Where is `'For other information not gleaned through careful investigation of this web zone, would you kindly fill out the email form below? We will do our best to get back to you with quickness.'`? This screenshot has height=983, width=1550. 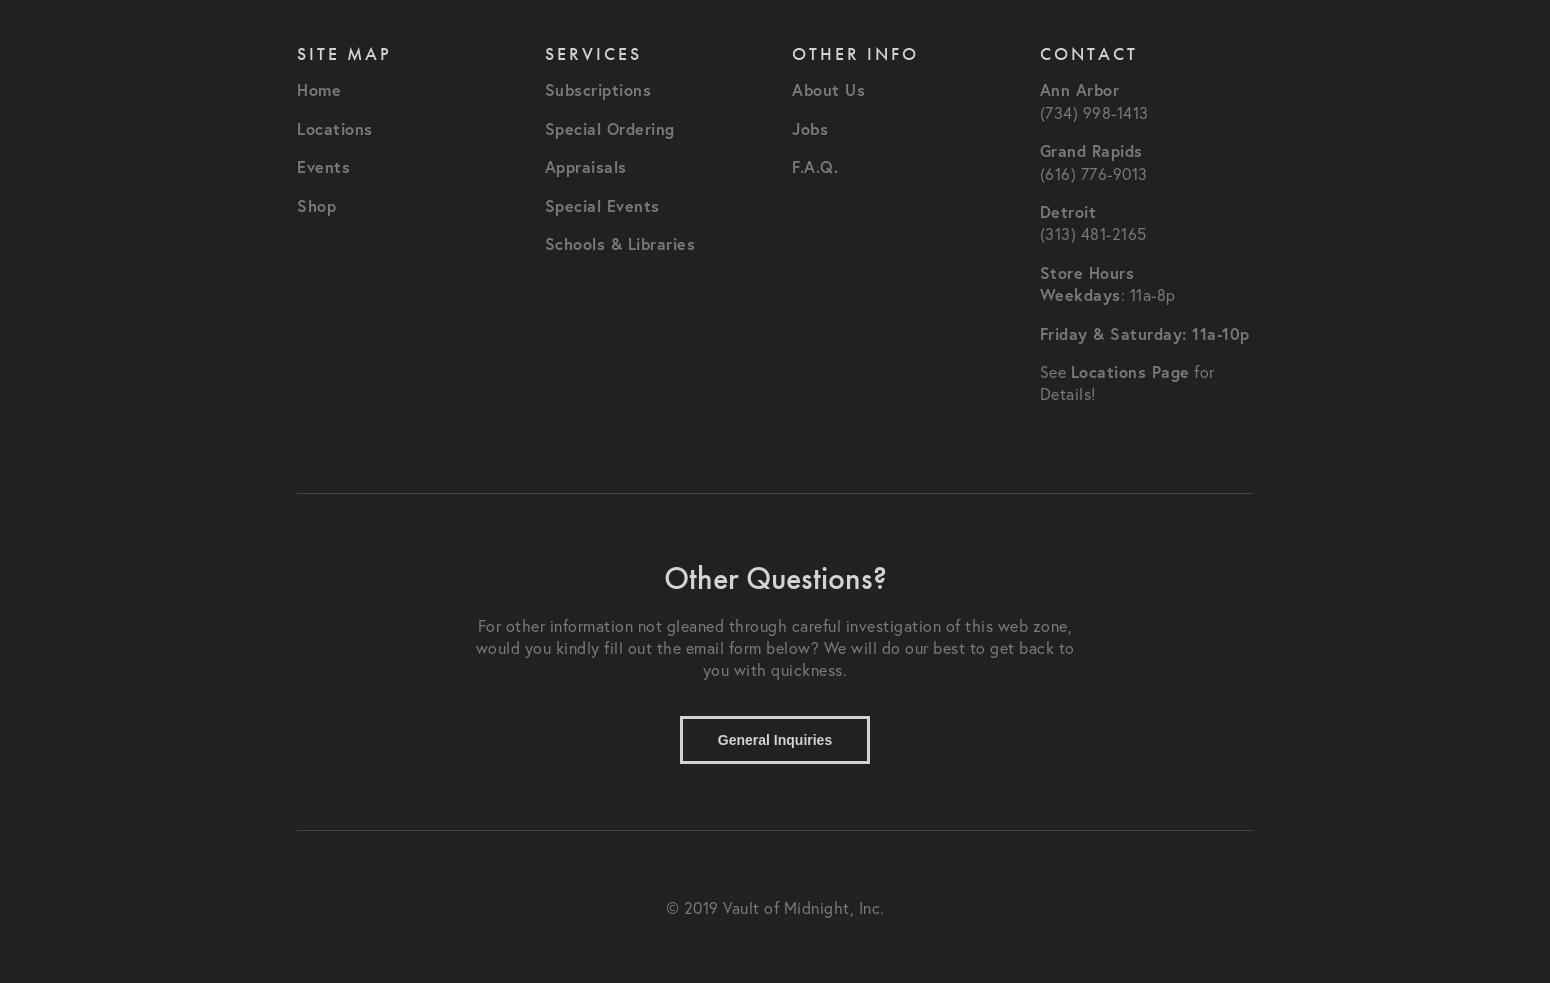 'For other information not gleaned through careful investigation of this web zone, would you kindly fill out the email form below? We will do our best to get back to you with quickness.' is located at coordinates (474, 647).